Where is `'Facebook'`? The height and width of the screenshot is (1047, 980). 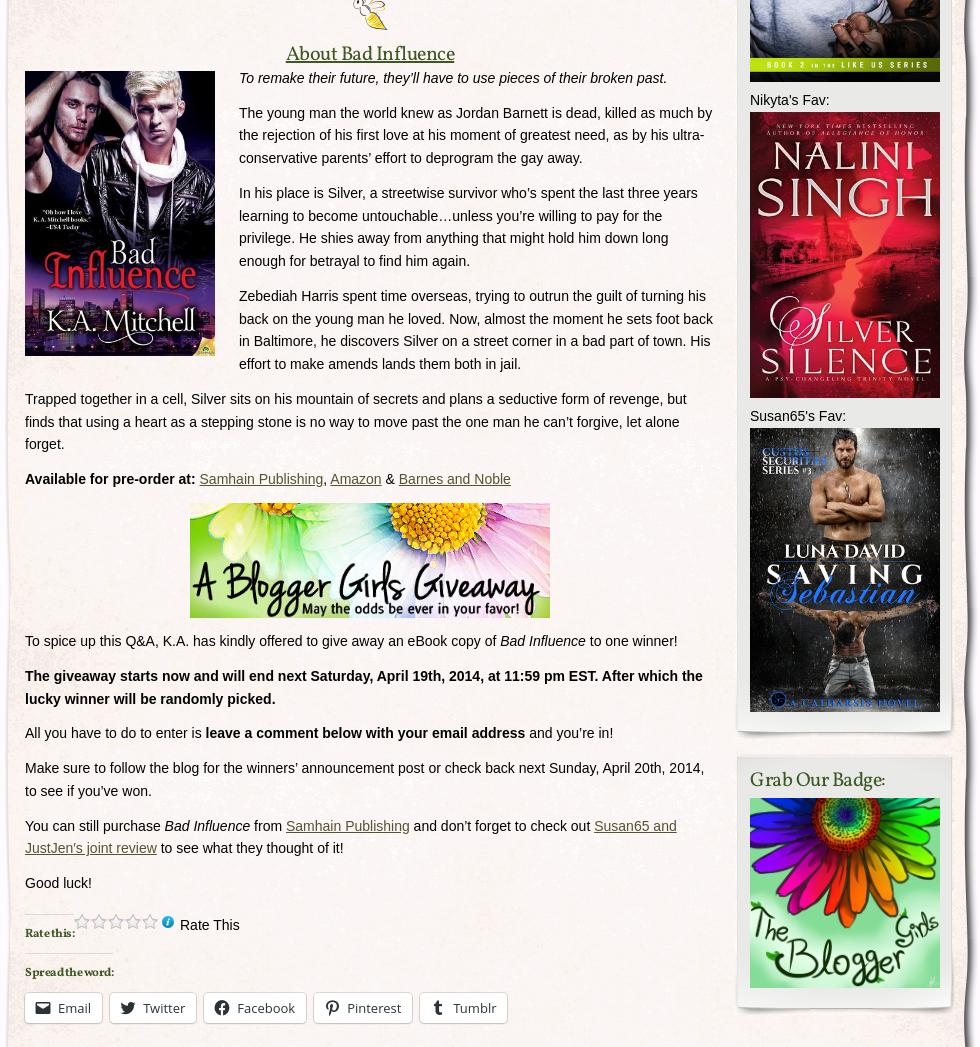
'Facebook' is located at coordinates (265, 1007).